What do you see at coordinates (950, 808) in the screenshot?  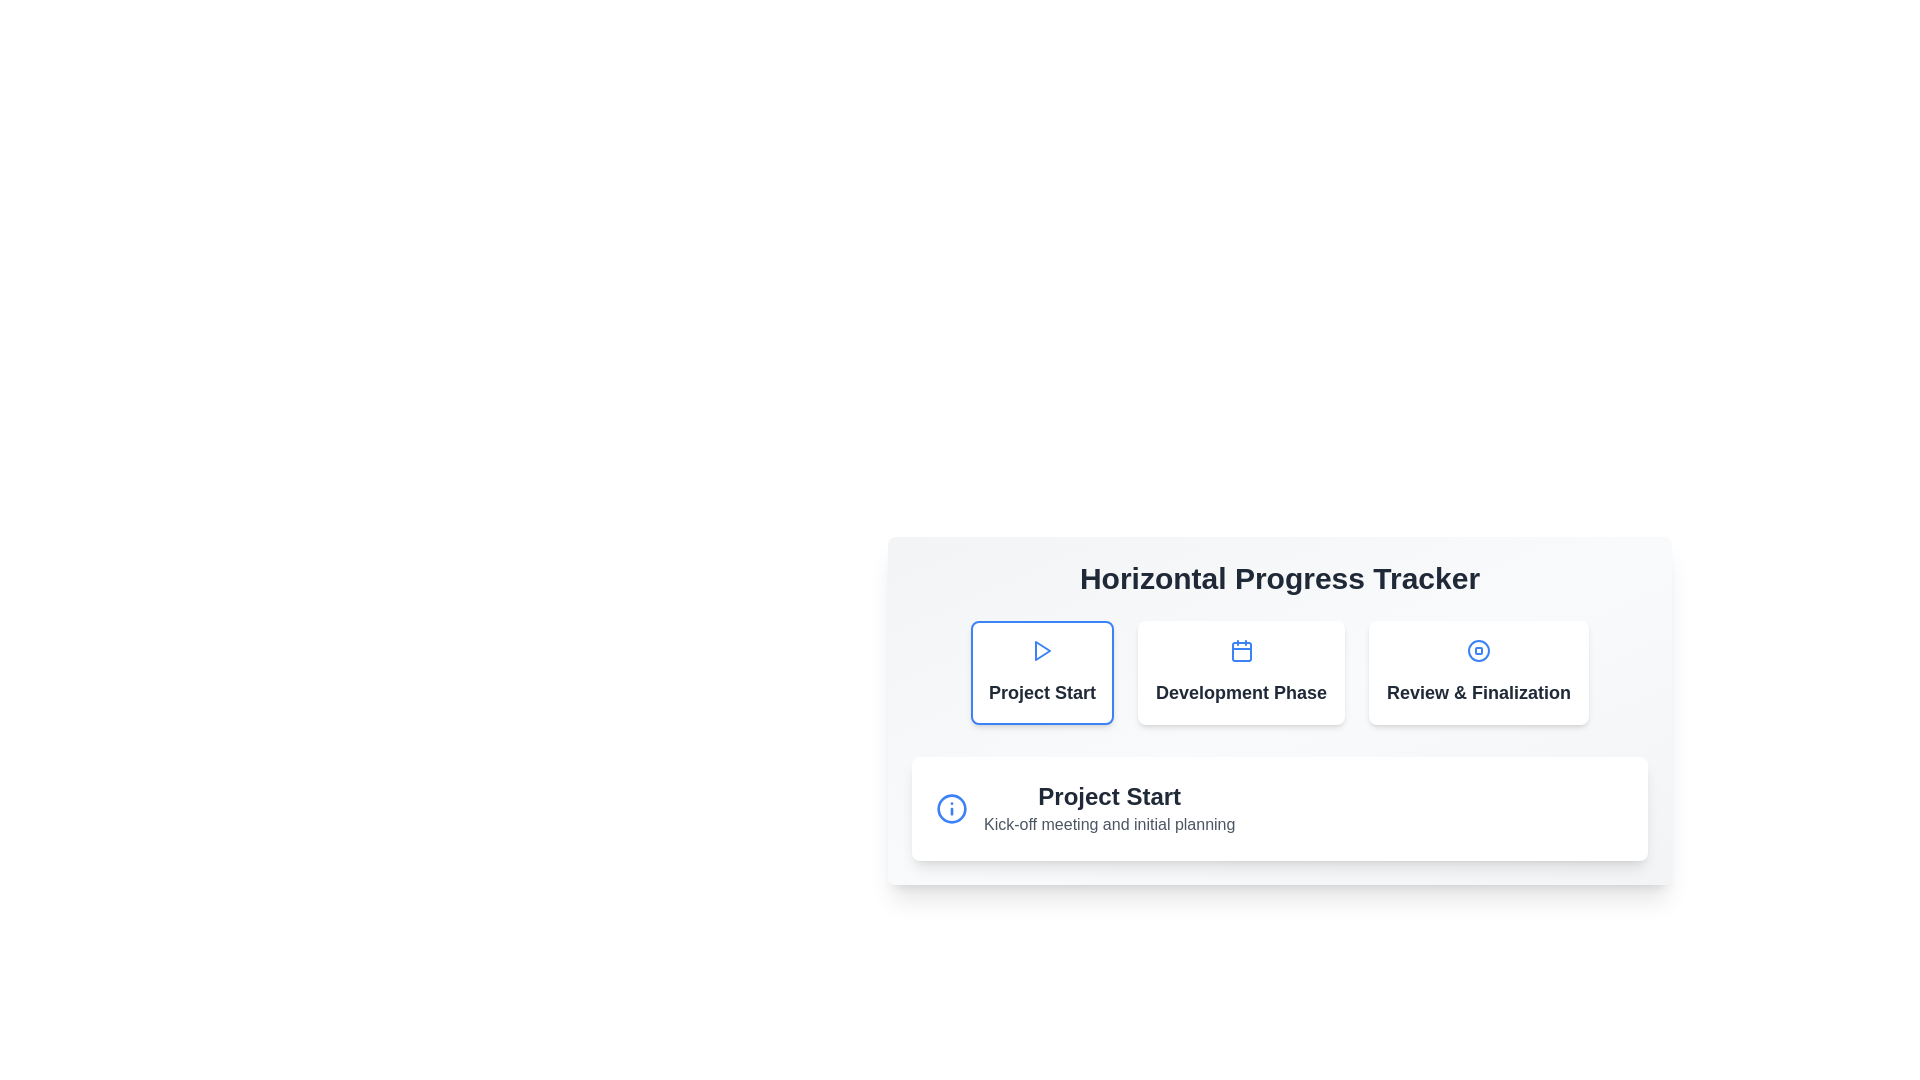 I see `the info icon represented by the circular vector graphic located at the top left of the project tracking card` at bounding box center [950, 808].